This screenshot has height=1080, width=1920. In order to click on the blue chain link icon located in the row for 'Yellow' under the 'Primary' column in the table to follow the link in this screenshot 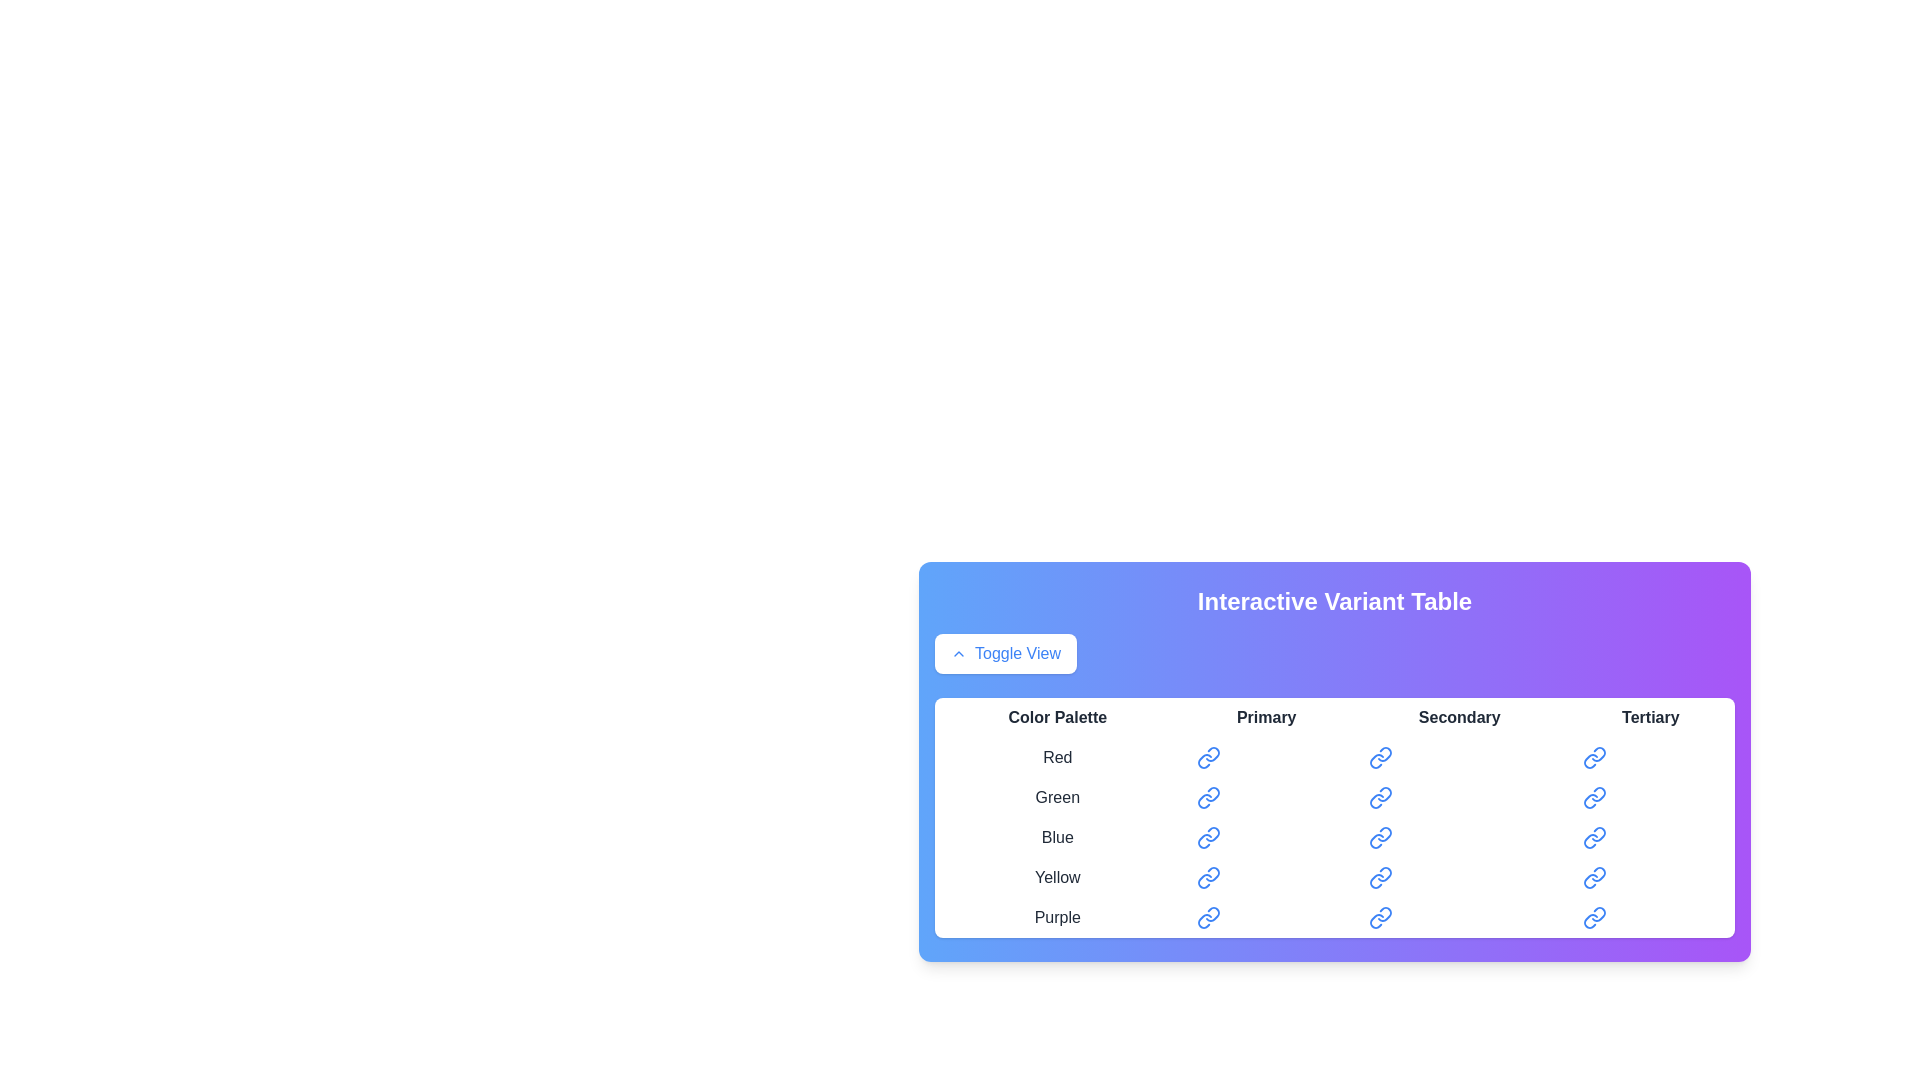, I will do `click(1203, 880)`.